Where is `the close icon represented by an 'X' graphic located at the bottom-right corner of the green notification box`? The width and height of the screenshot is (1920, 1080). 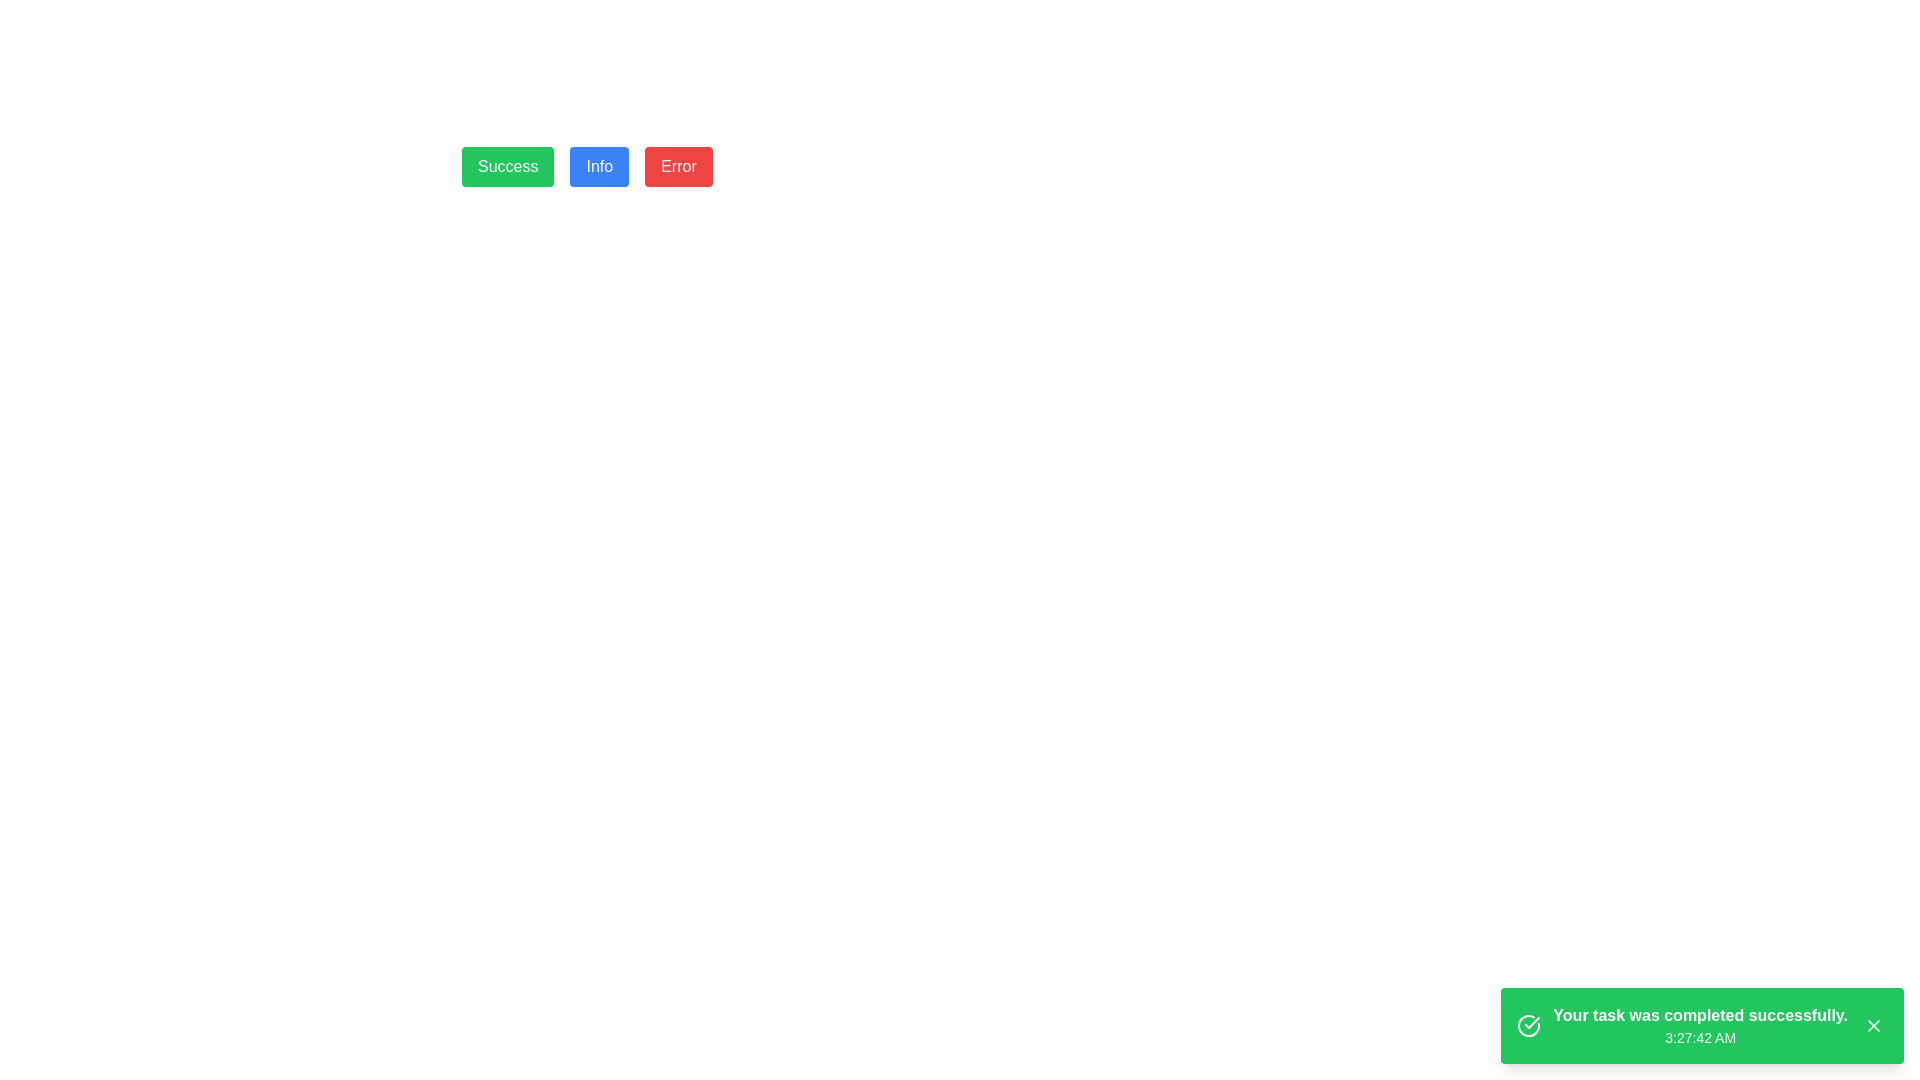
the close icon represented by an 'X' graphic located at the bottom-right corner of the green notification box is located at coordinates (1872, 1026).